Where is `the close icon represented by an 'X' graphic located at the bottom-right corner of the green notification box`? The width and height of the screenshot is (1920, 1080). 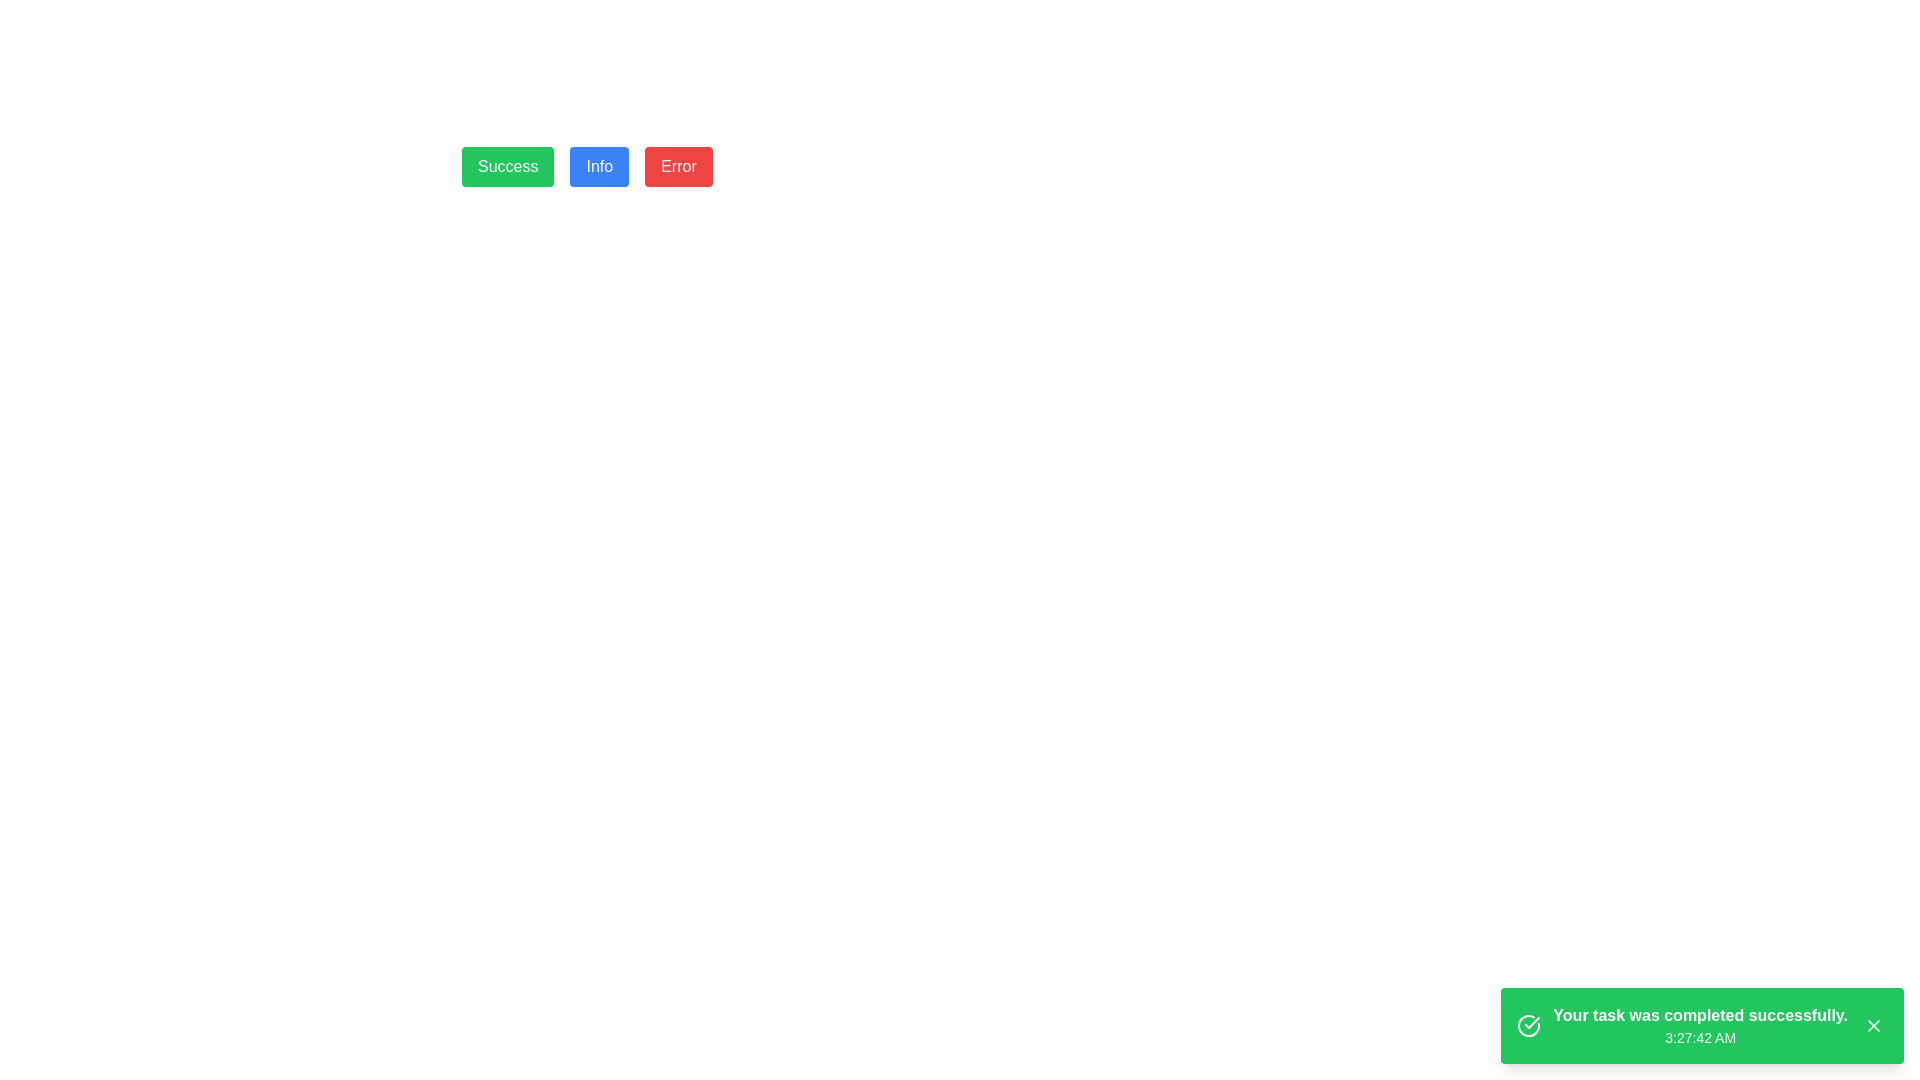
the close icon represented by an 'X' graphic located at the bottom-right corner of the green notification box is located at coordinates (1872, 1026).